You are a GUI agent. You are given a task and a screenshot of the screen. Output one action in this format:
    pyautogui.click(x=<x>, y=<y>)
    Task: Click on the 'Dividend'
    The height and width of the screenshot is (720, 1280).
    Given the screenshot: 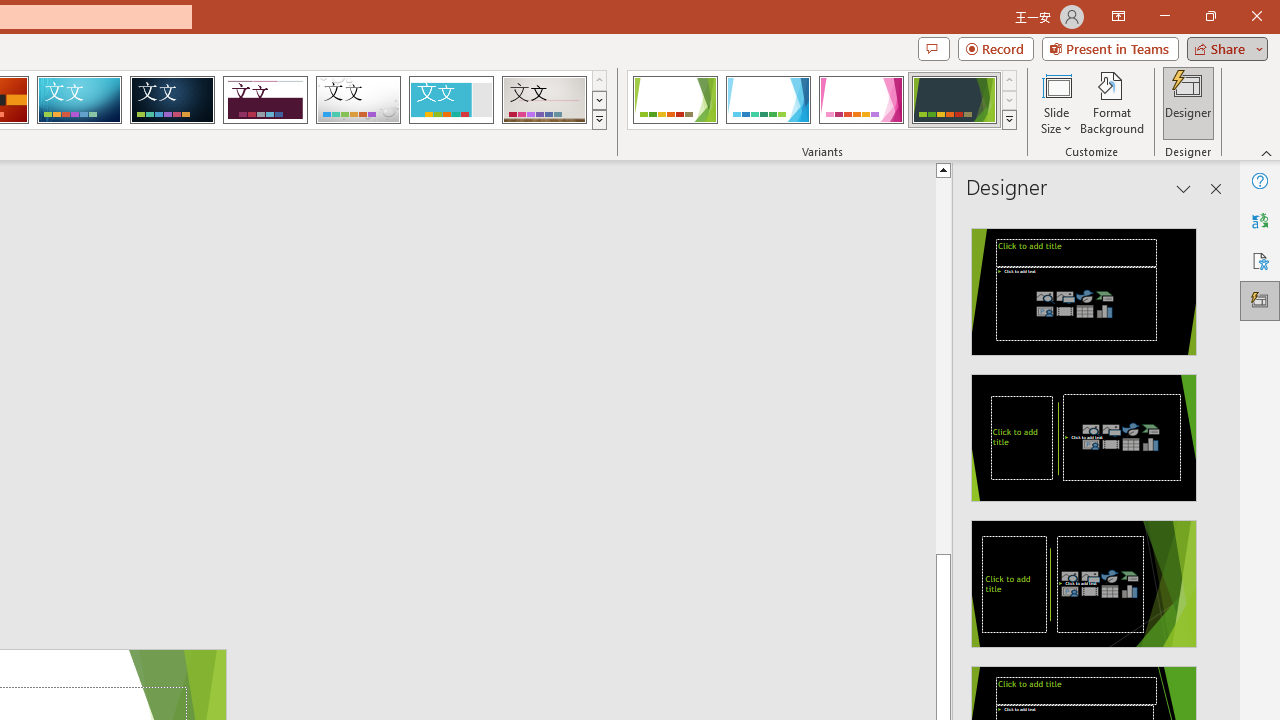 What is the action you would take?
    pyautogui.click(x=264, y=100)
    